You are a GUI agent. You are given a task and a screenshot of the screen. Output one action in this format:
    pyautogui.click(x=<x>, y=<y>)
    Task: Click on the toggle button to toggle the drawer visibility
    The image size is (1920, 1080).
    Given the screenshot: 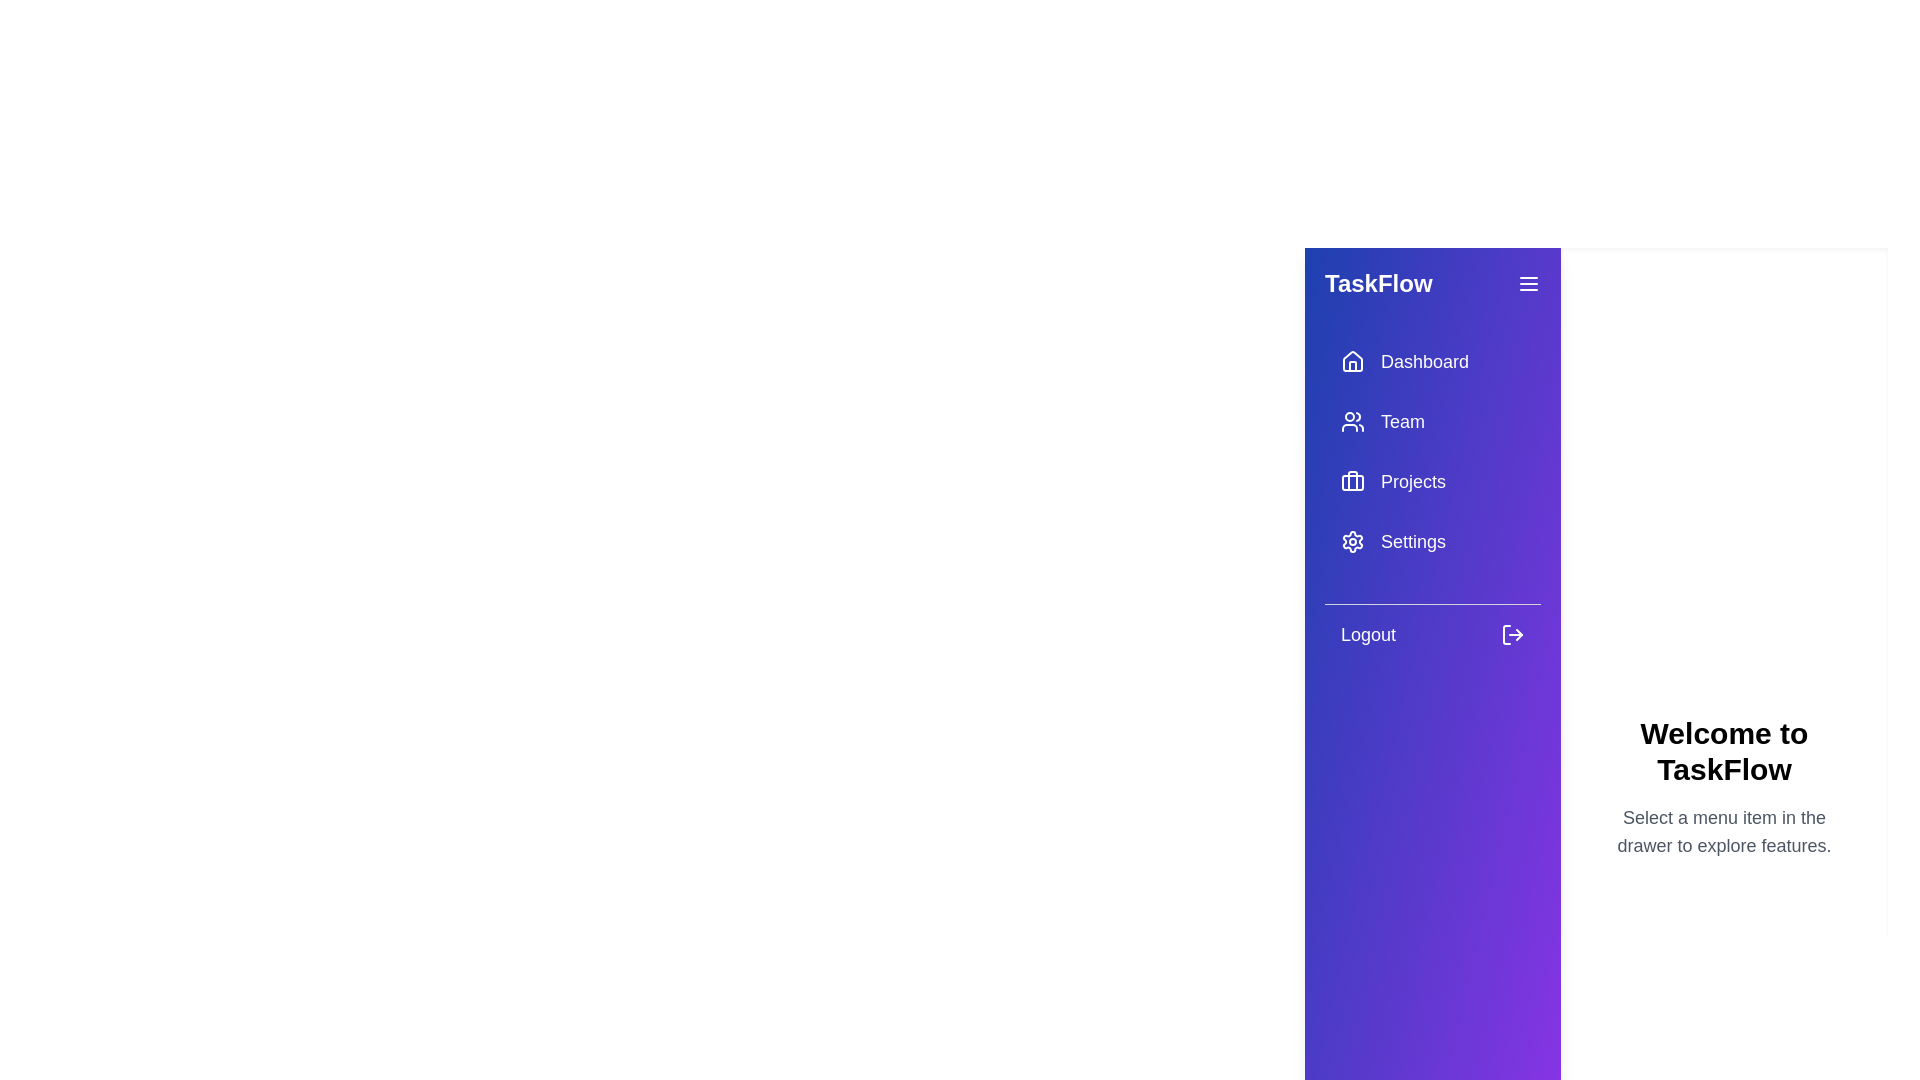 What is the action you would take?
    pyautogui.click(x=1528, y=284)
    